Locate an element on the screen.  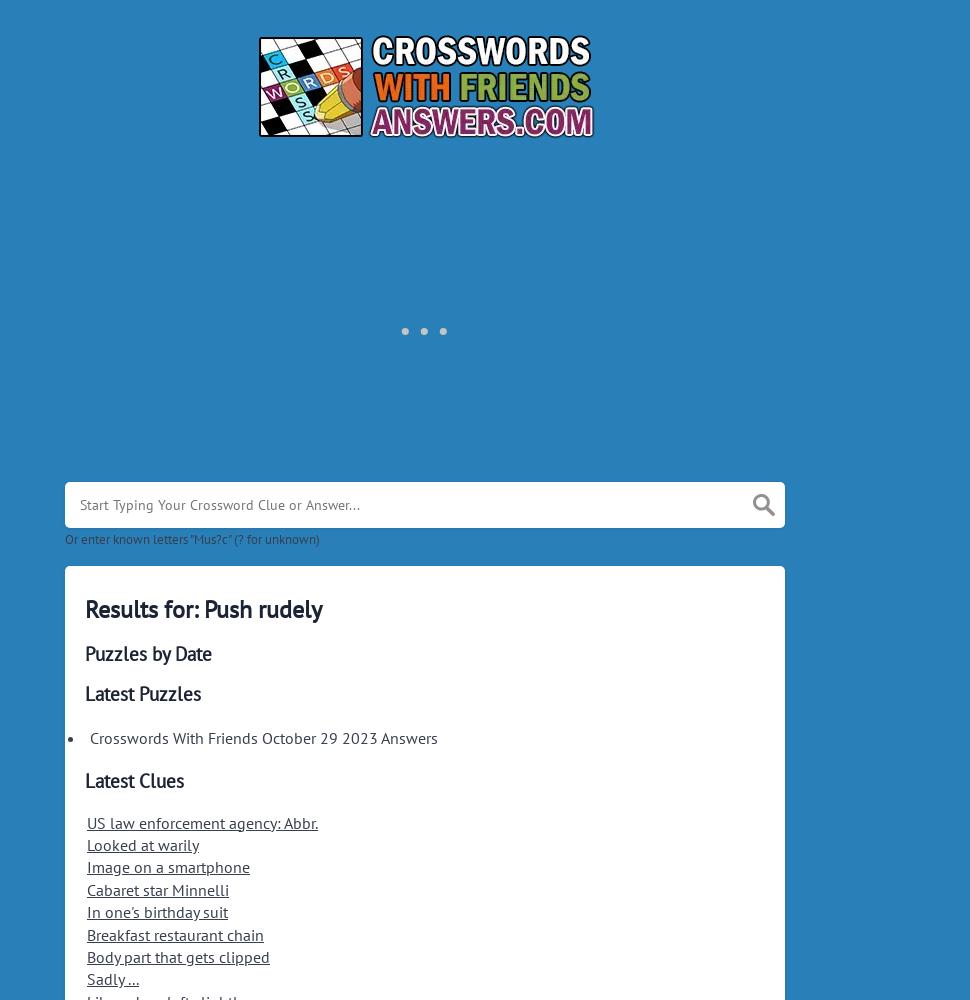
'Results for: Push rudely' is located at coordinates (83, 608).